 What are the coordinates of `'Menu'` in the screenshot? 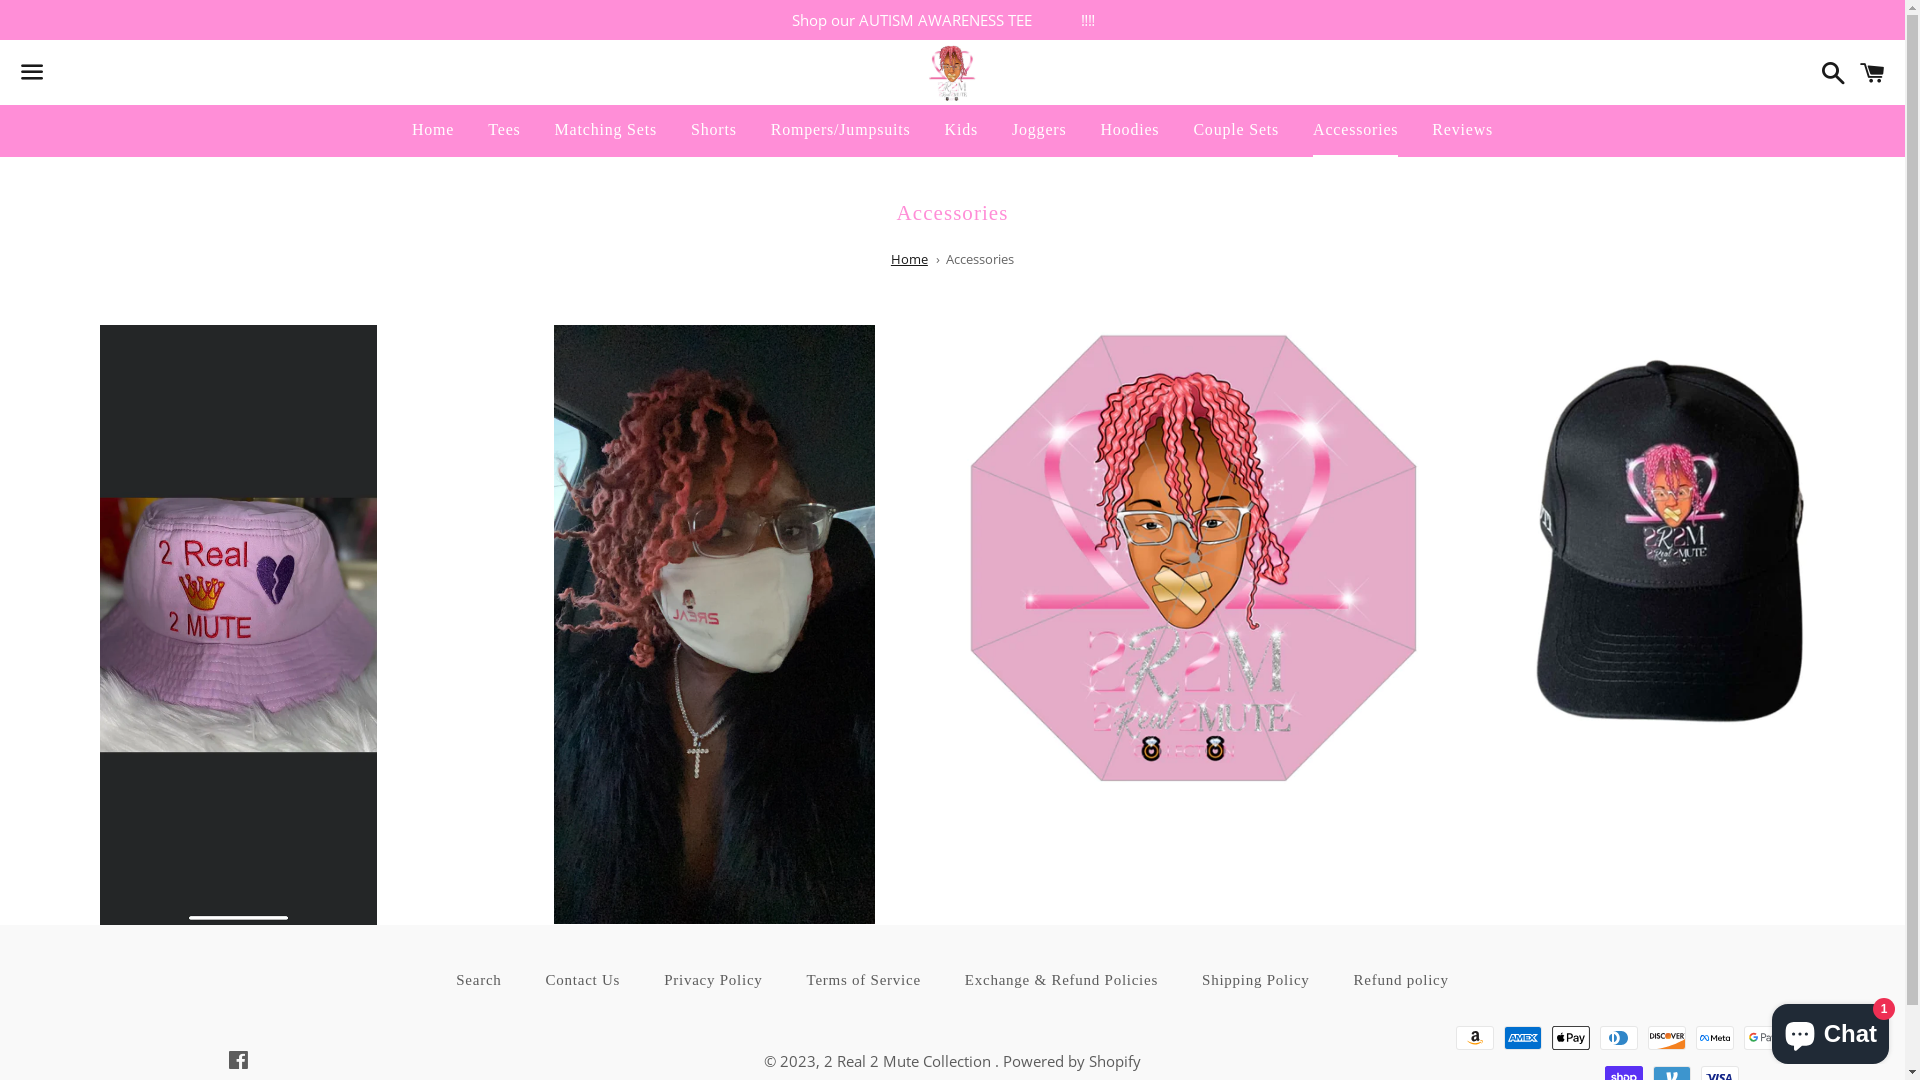 It's located at (32, 72).